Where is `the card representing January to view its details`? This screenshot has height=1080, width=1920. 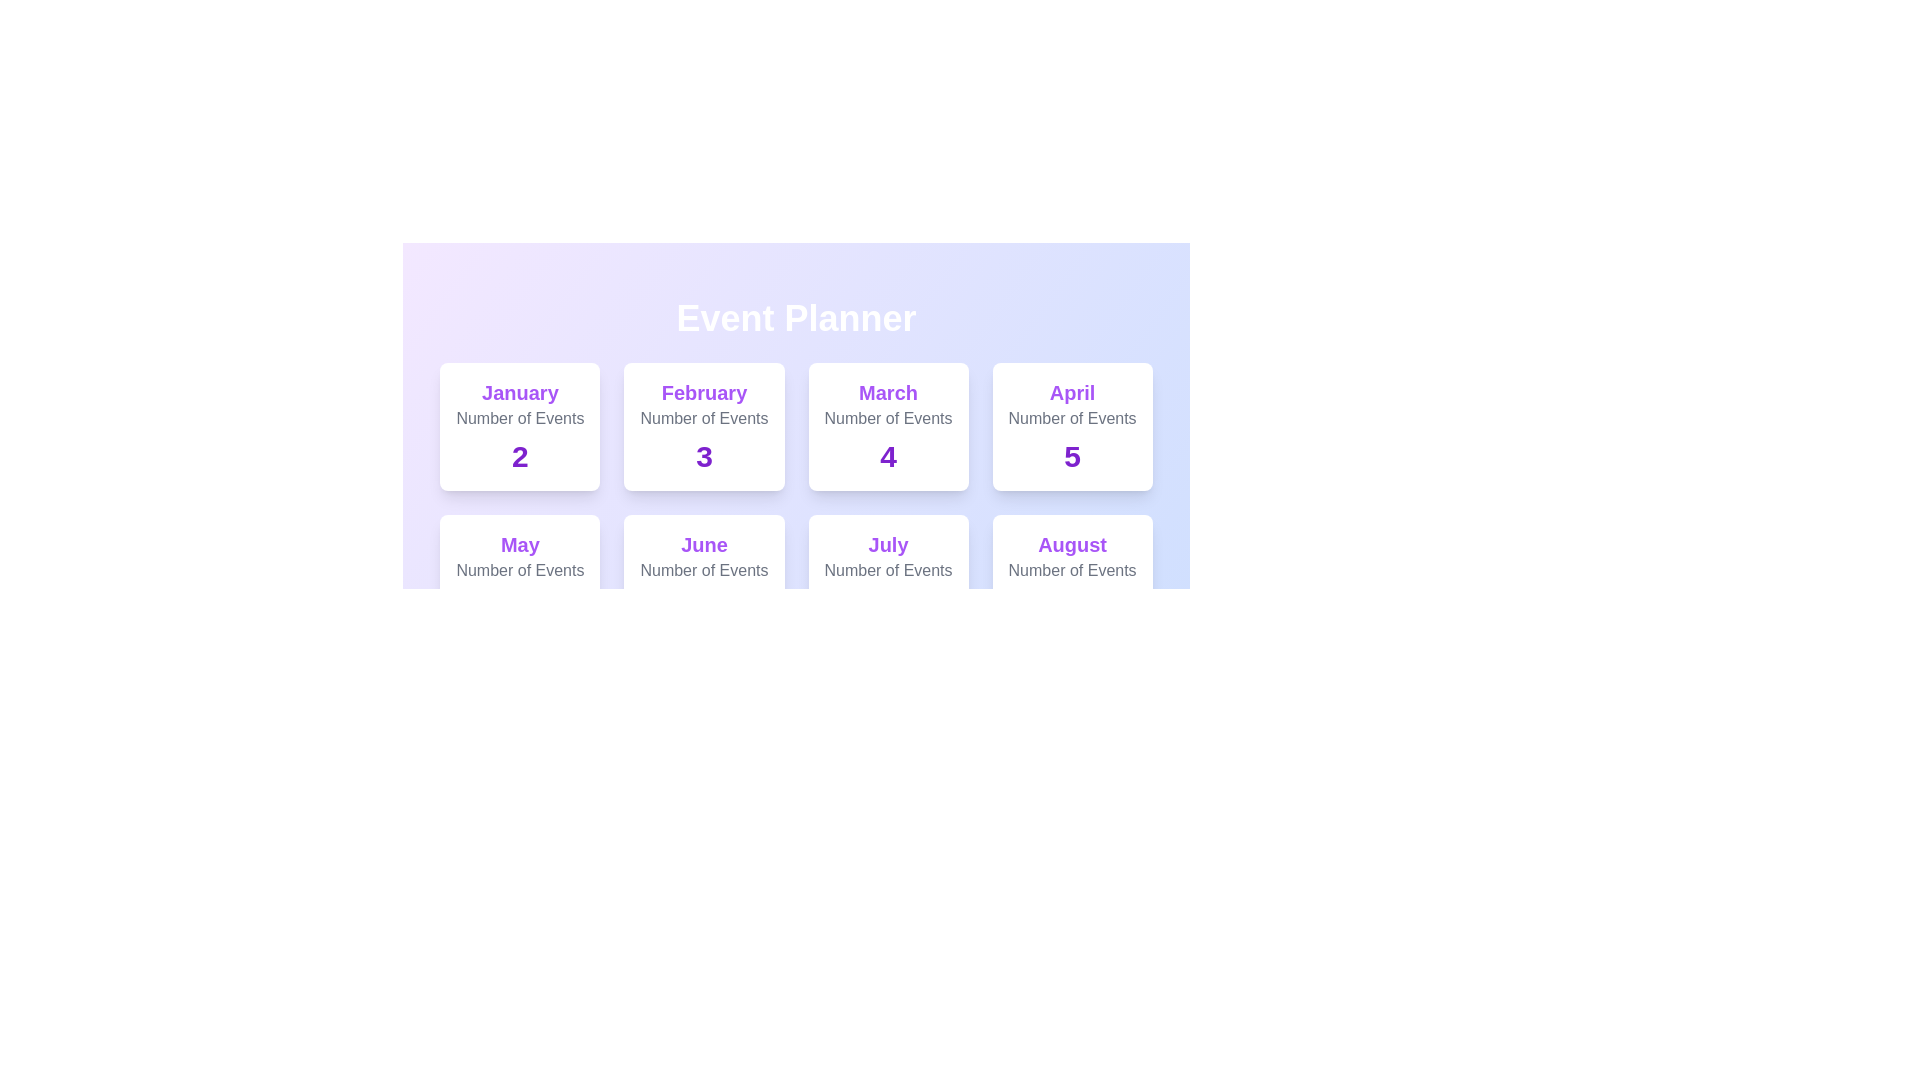 the card representing January to view its details is located at coordinates (519, 426).